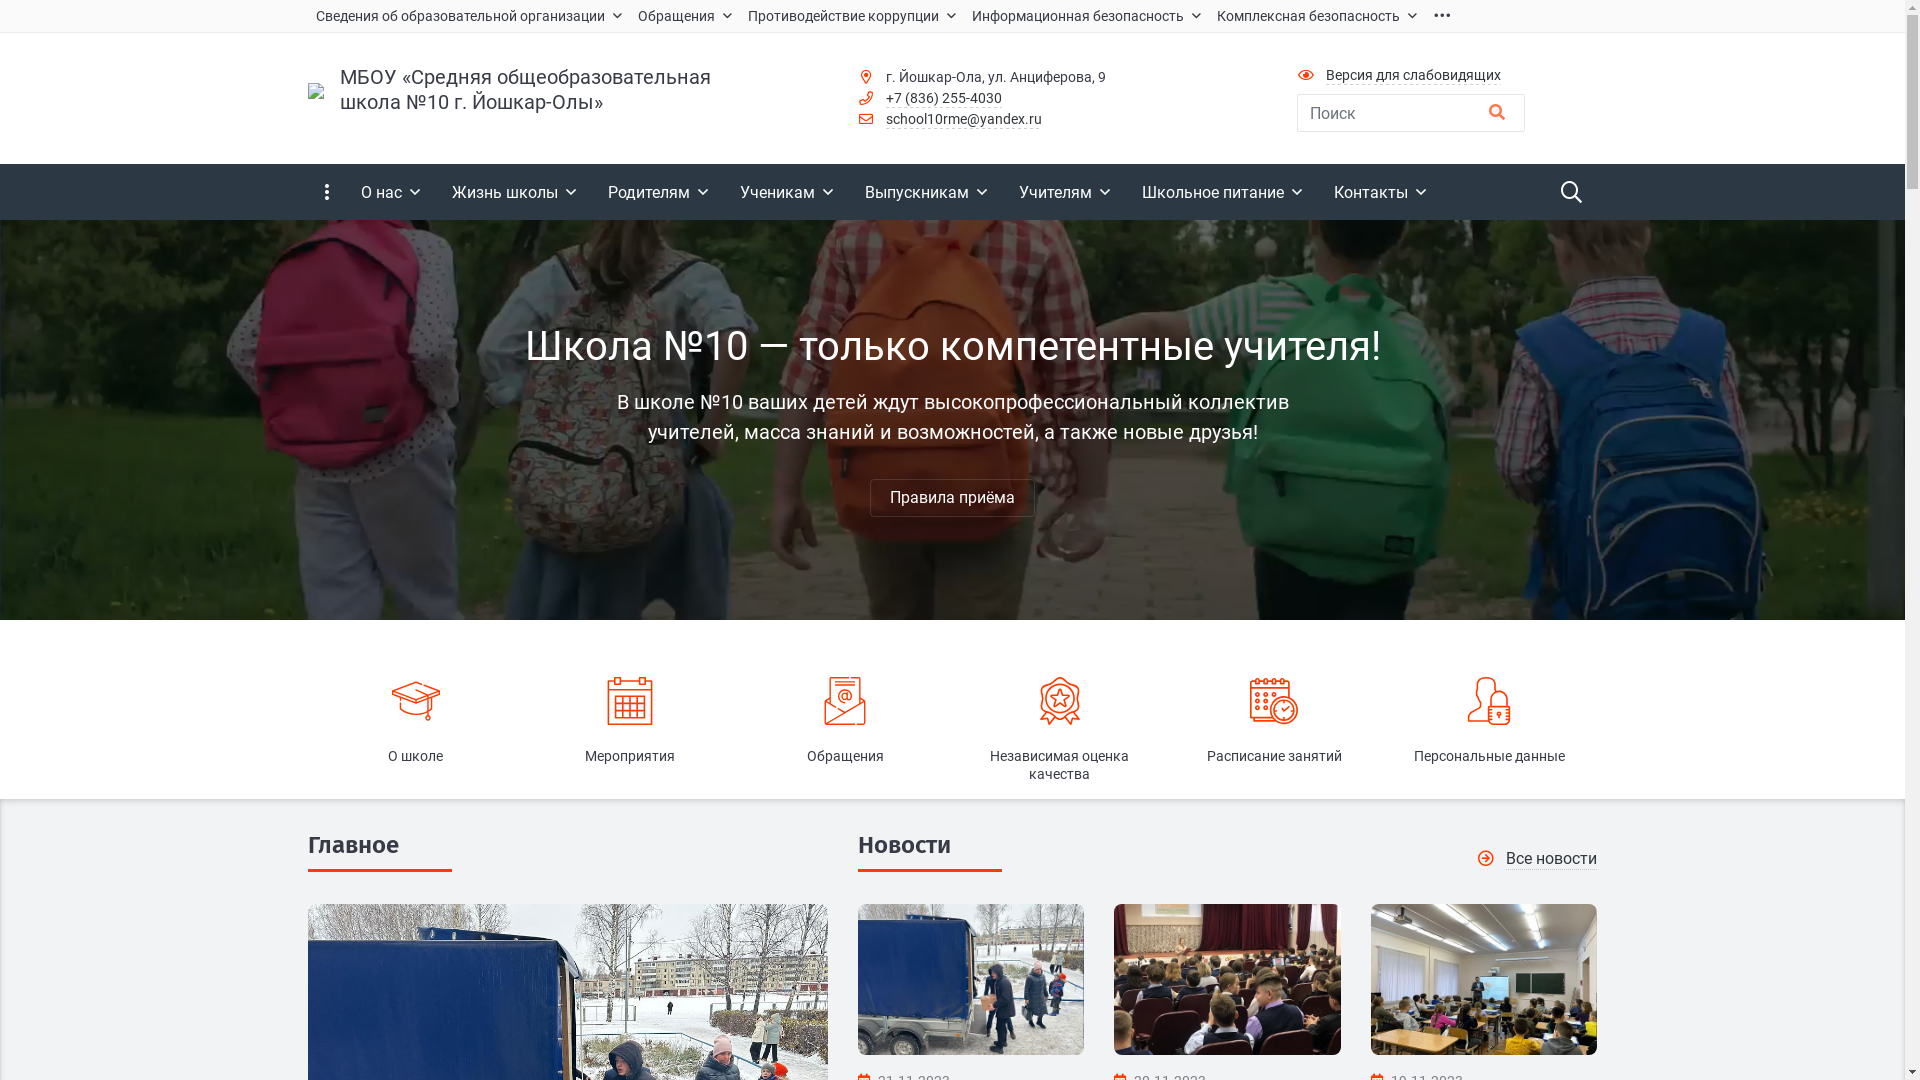 The image size is (1920, 1080). I want to click on '+7 (836) 255-4030', so click(943, 99).